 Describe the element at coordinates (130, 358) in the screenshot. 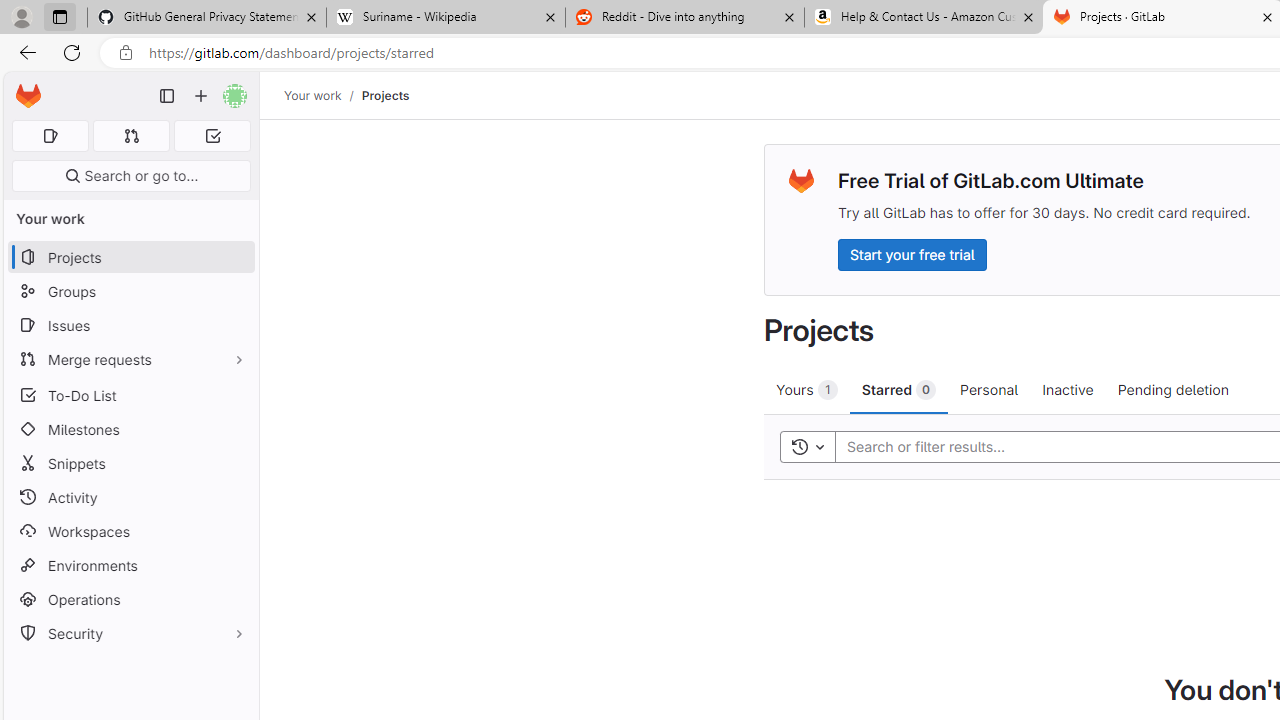

I see `'Merge requests'` at that location.